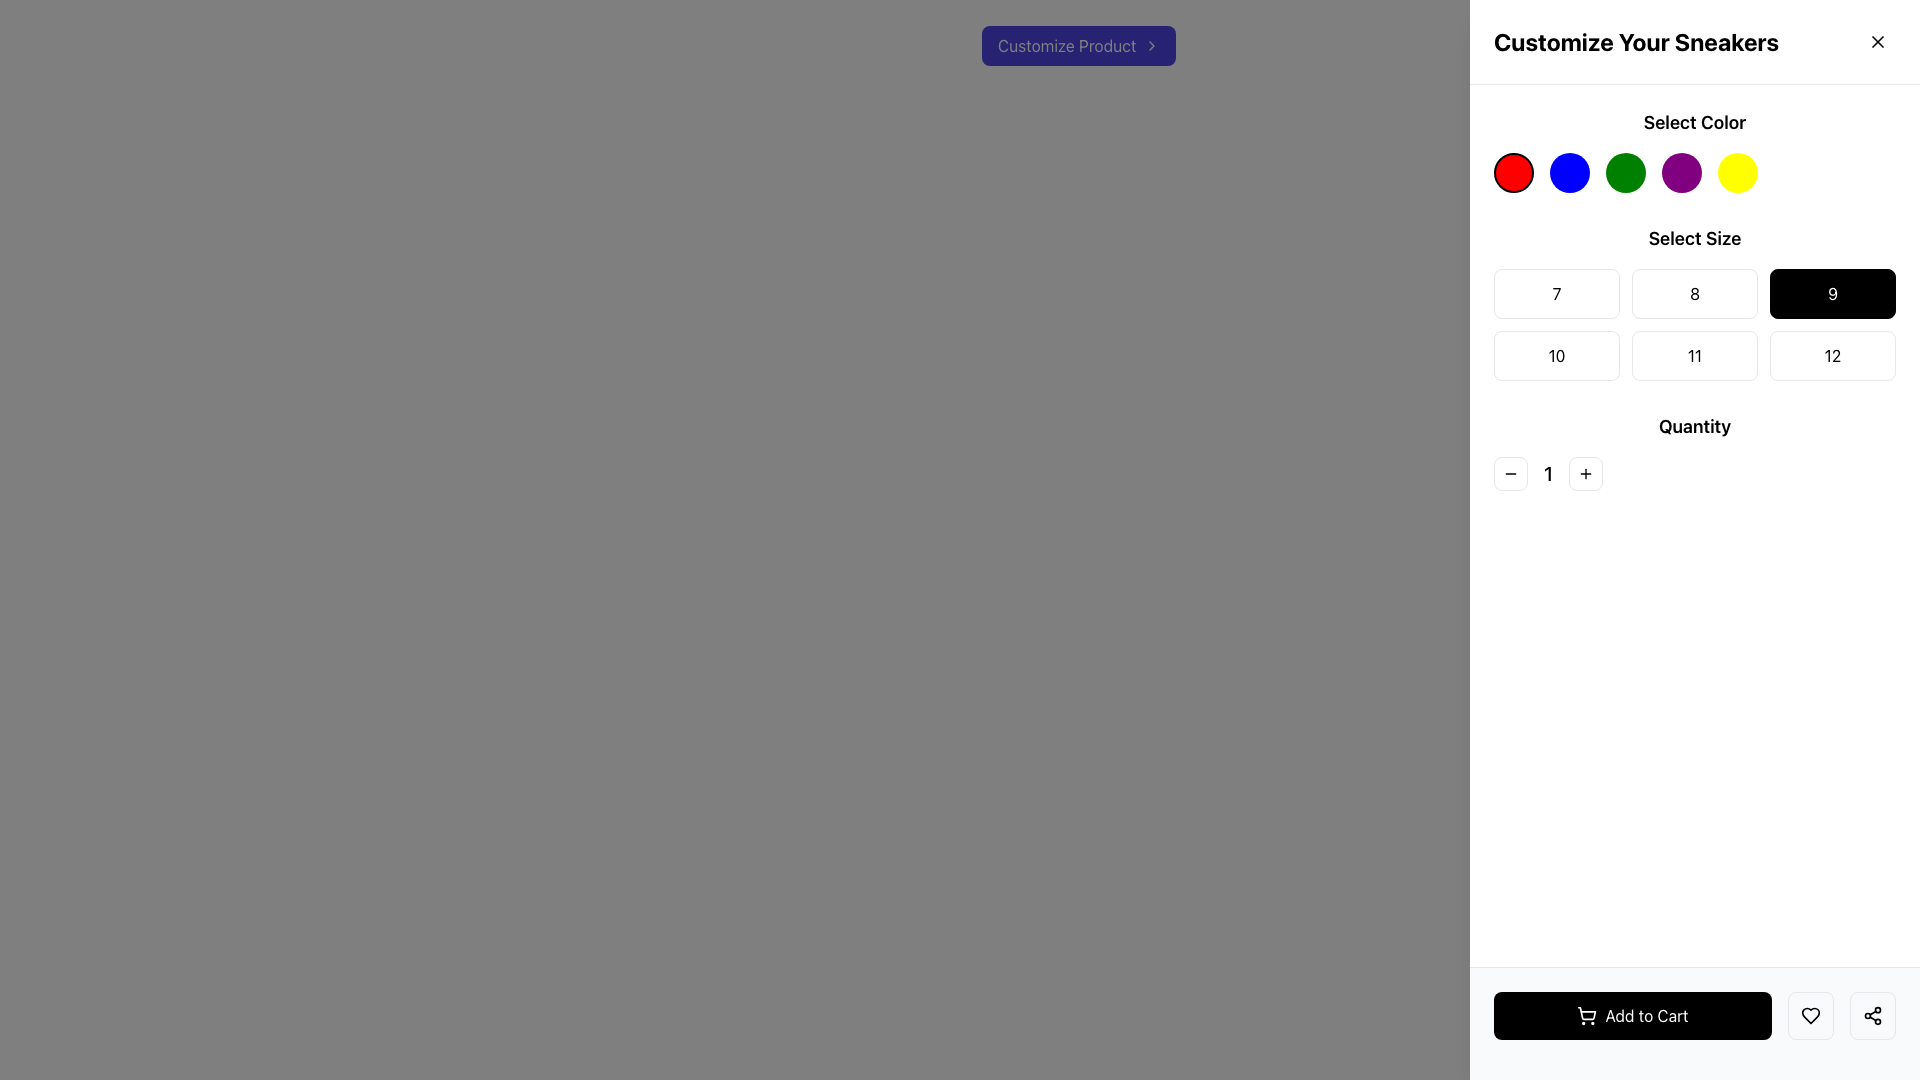 This screenshot has width=1920, height=1080. I want to click on the third circular button from the left in the 'Select Color' section, so click(1626, 172).